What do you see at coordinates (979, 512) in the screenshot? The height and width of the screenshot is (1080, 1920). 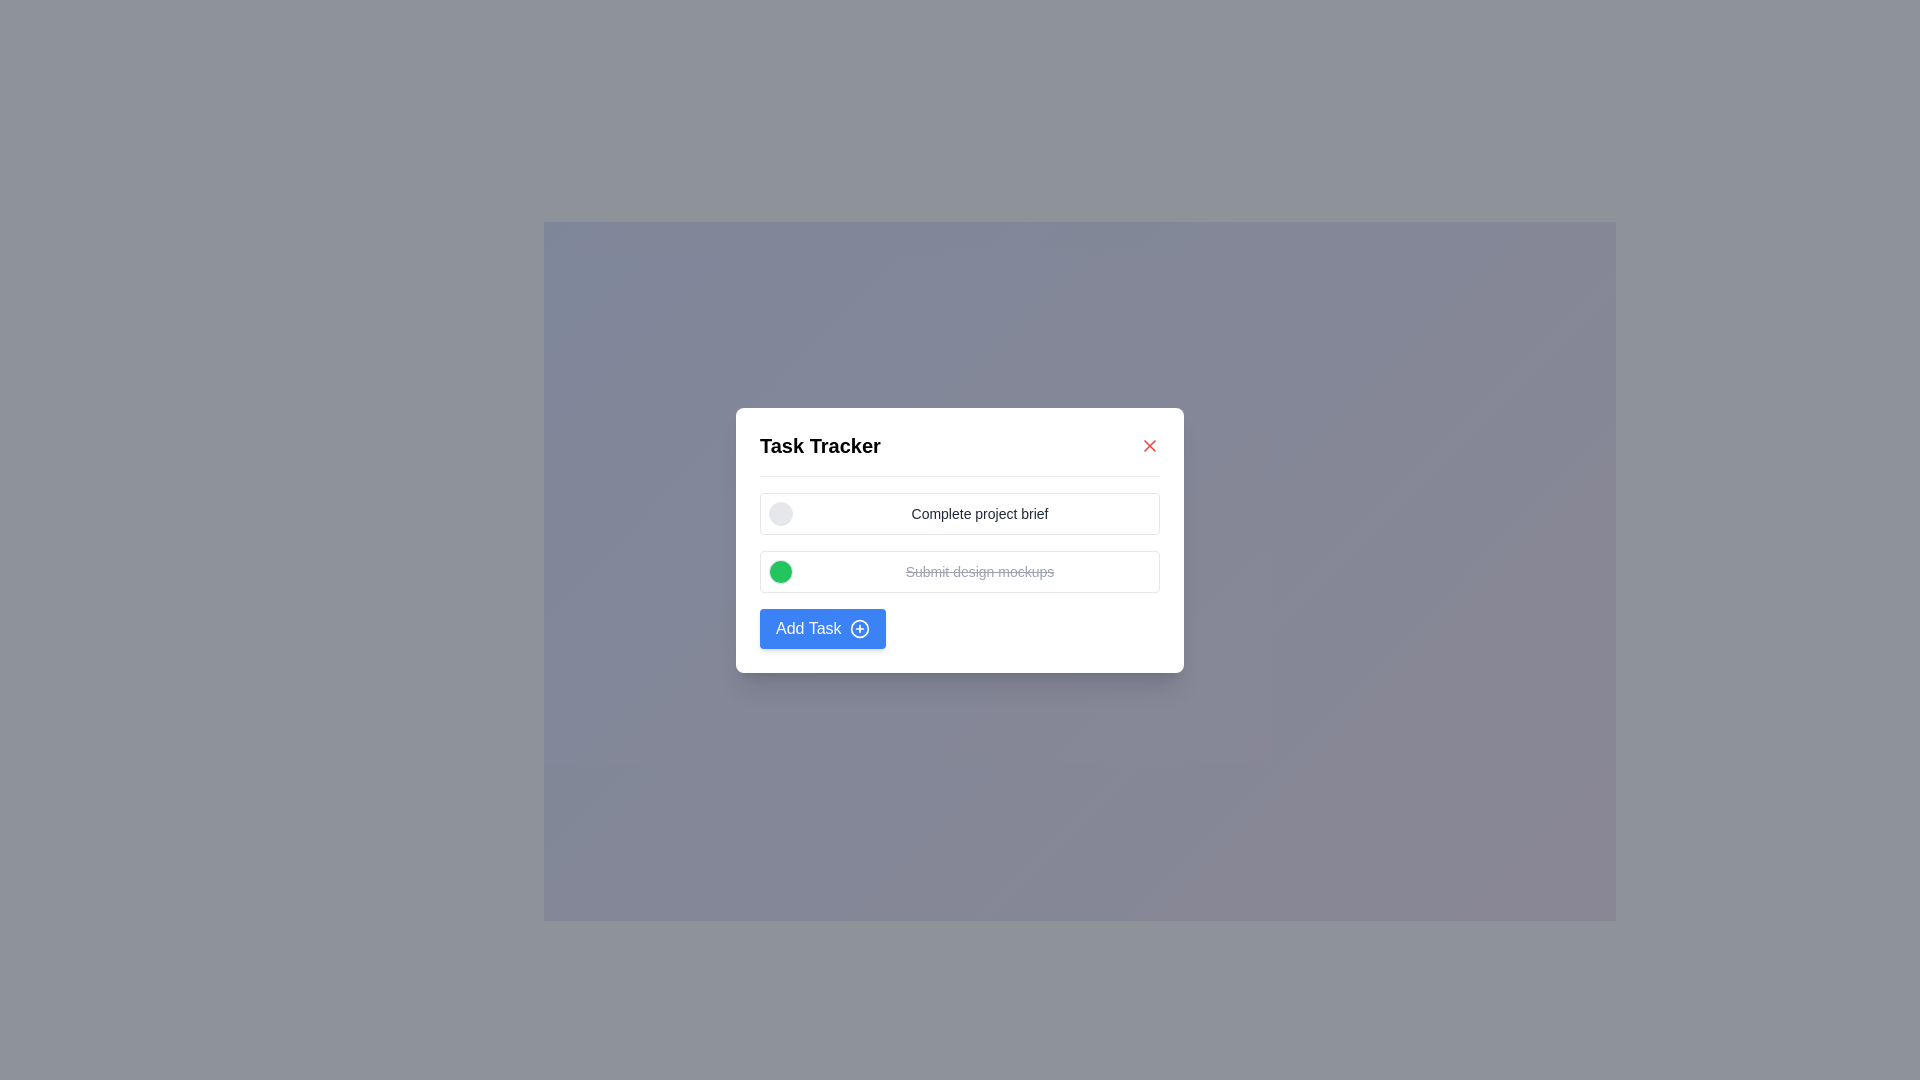 I see `the task label element that describes the first task entry in the 'Task Tracker' interface, located below the header and to the right of the circular status indicator` at bounding box center [979, 512].